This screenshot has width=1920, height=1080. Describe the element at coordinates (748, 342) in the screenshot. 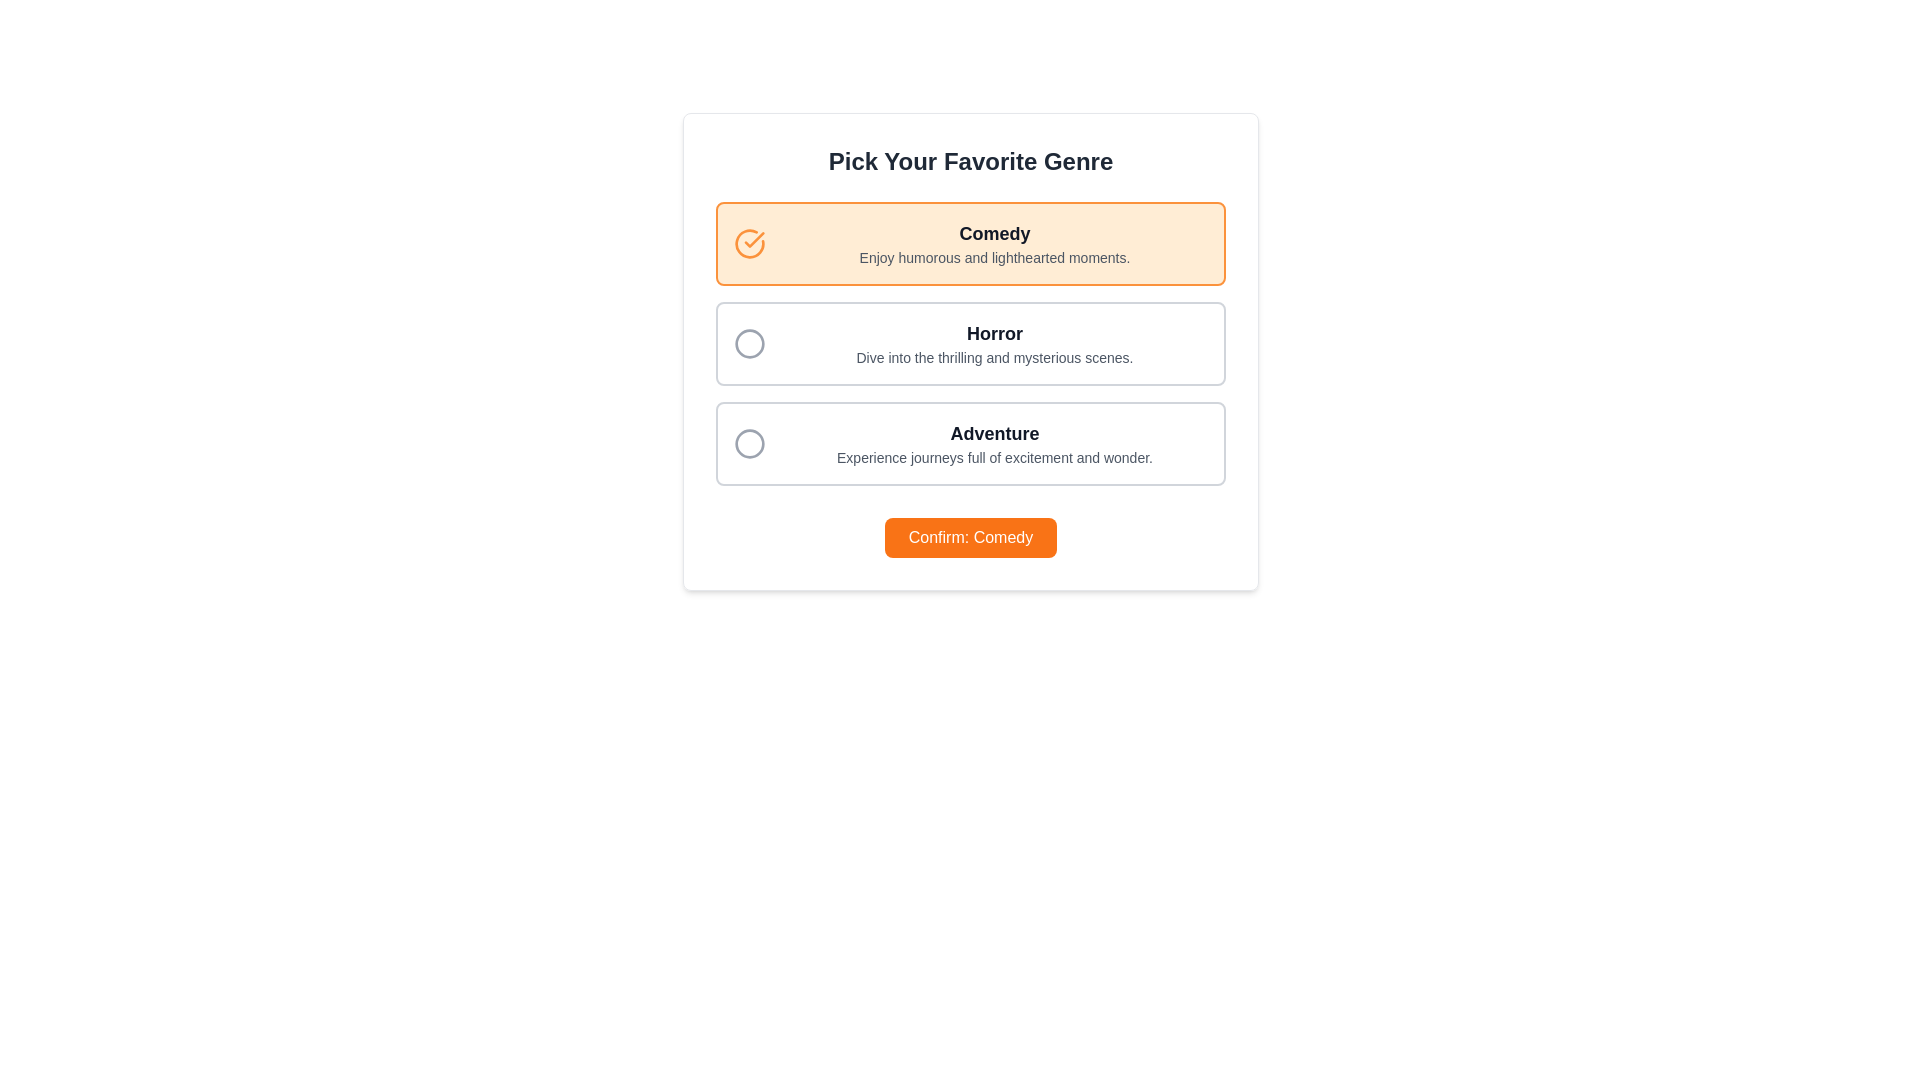

I see `the circular selection indicator for the 'Horror' option, which is part of the graphical selection list` at that location.